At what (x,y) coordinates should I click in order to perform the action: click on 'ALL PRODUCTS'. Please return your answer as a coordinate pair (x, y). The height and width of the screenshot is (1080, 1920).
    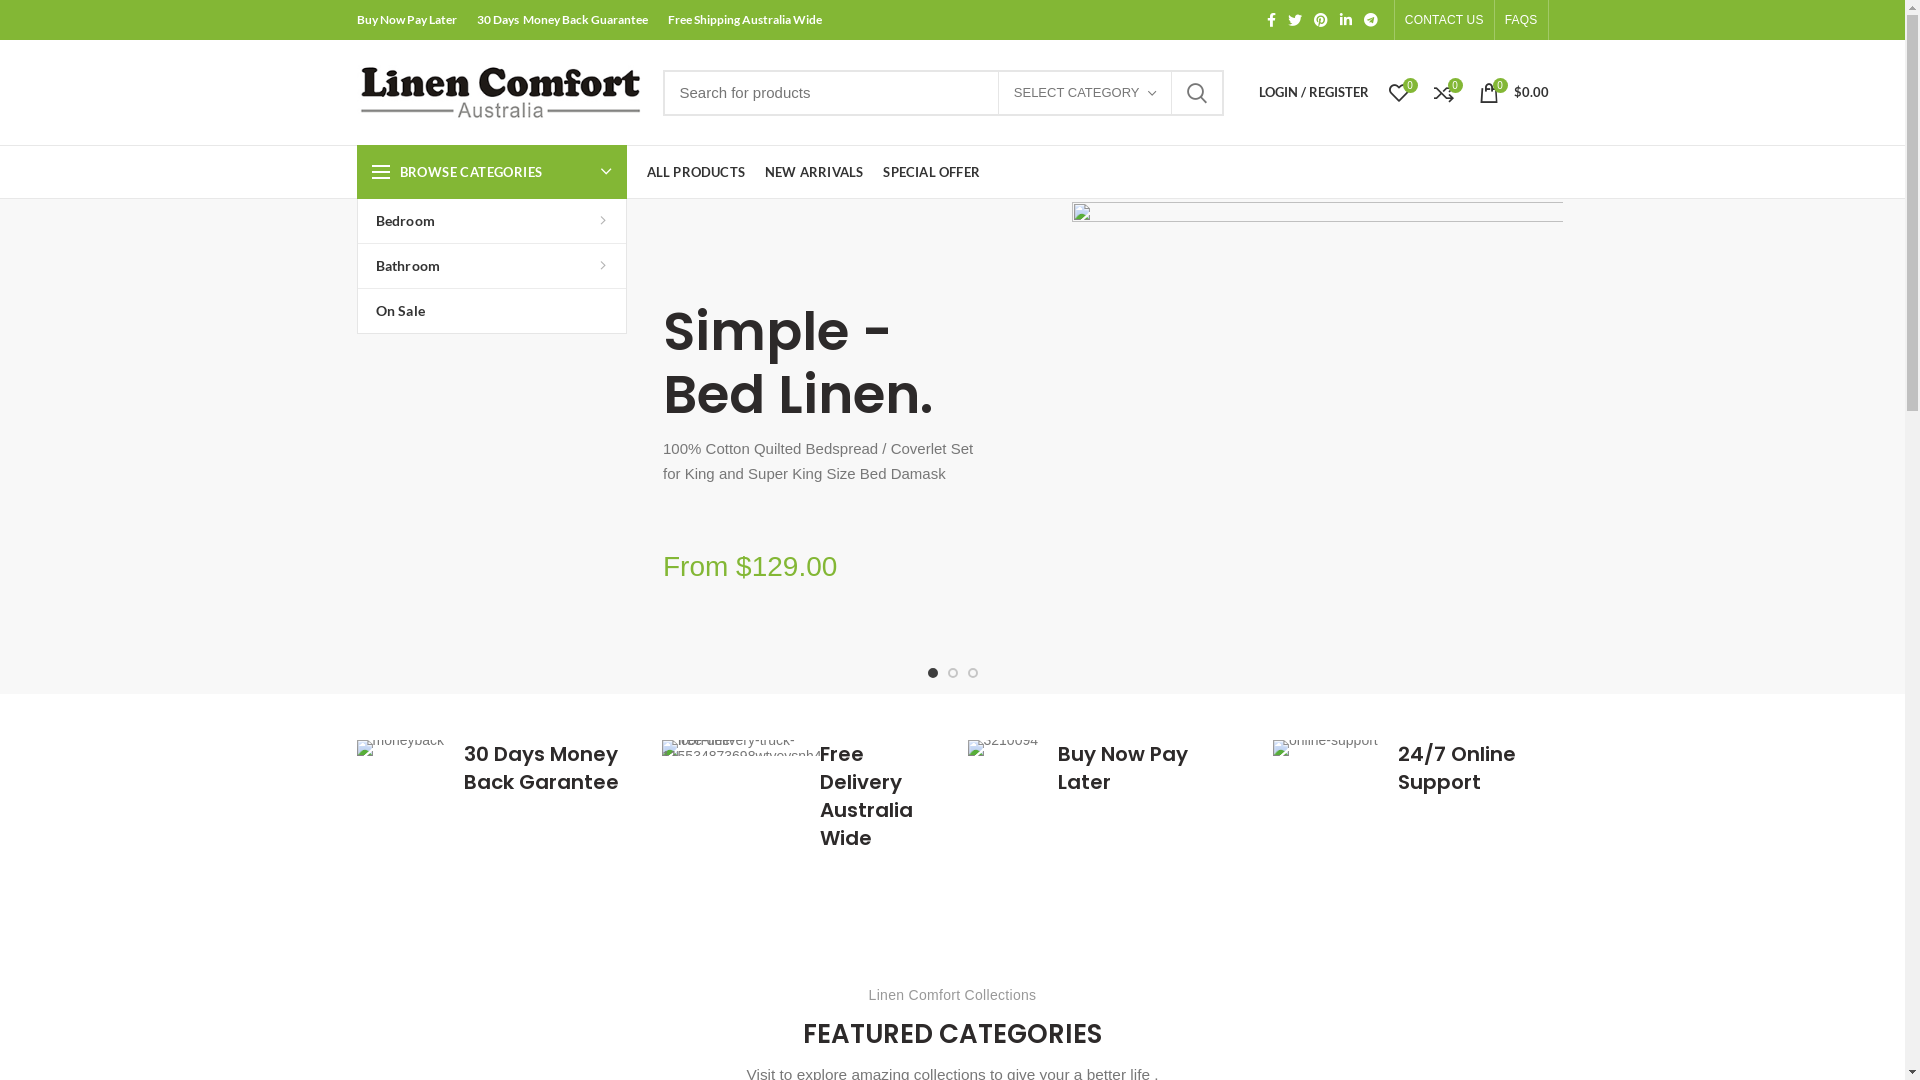
    Looking at the image, I should click on (695, 171).